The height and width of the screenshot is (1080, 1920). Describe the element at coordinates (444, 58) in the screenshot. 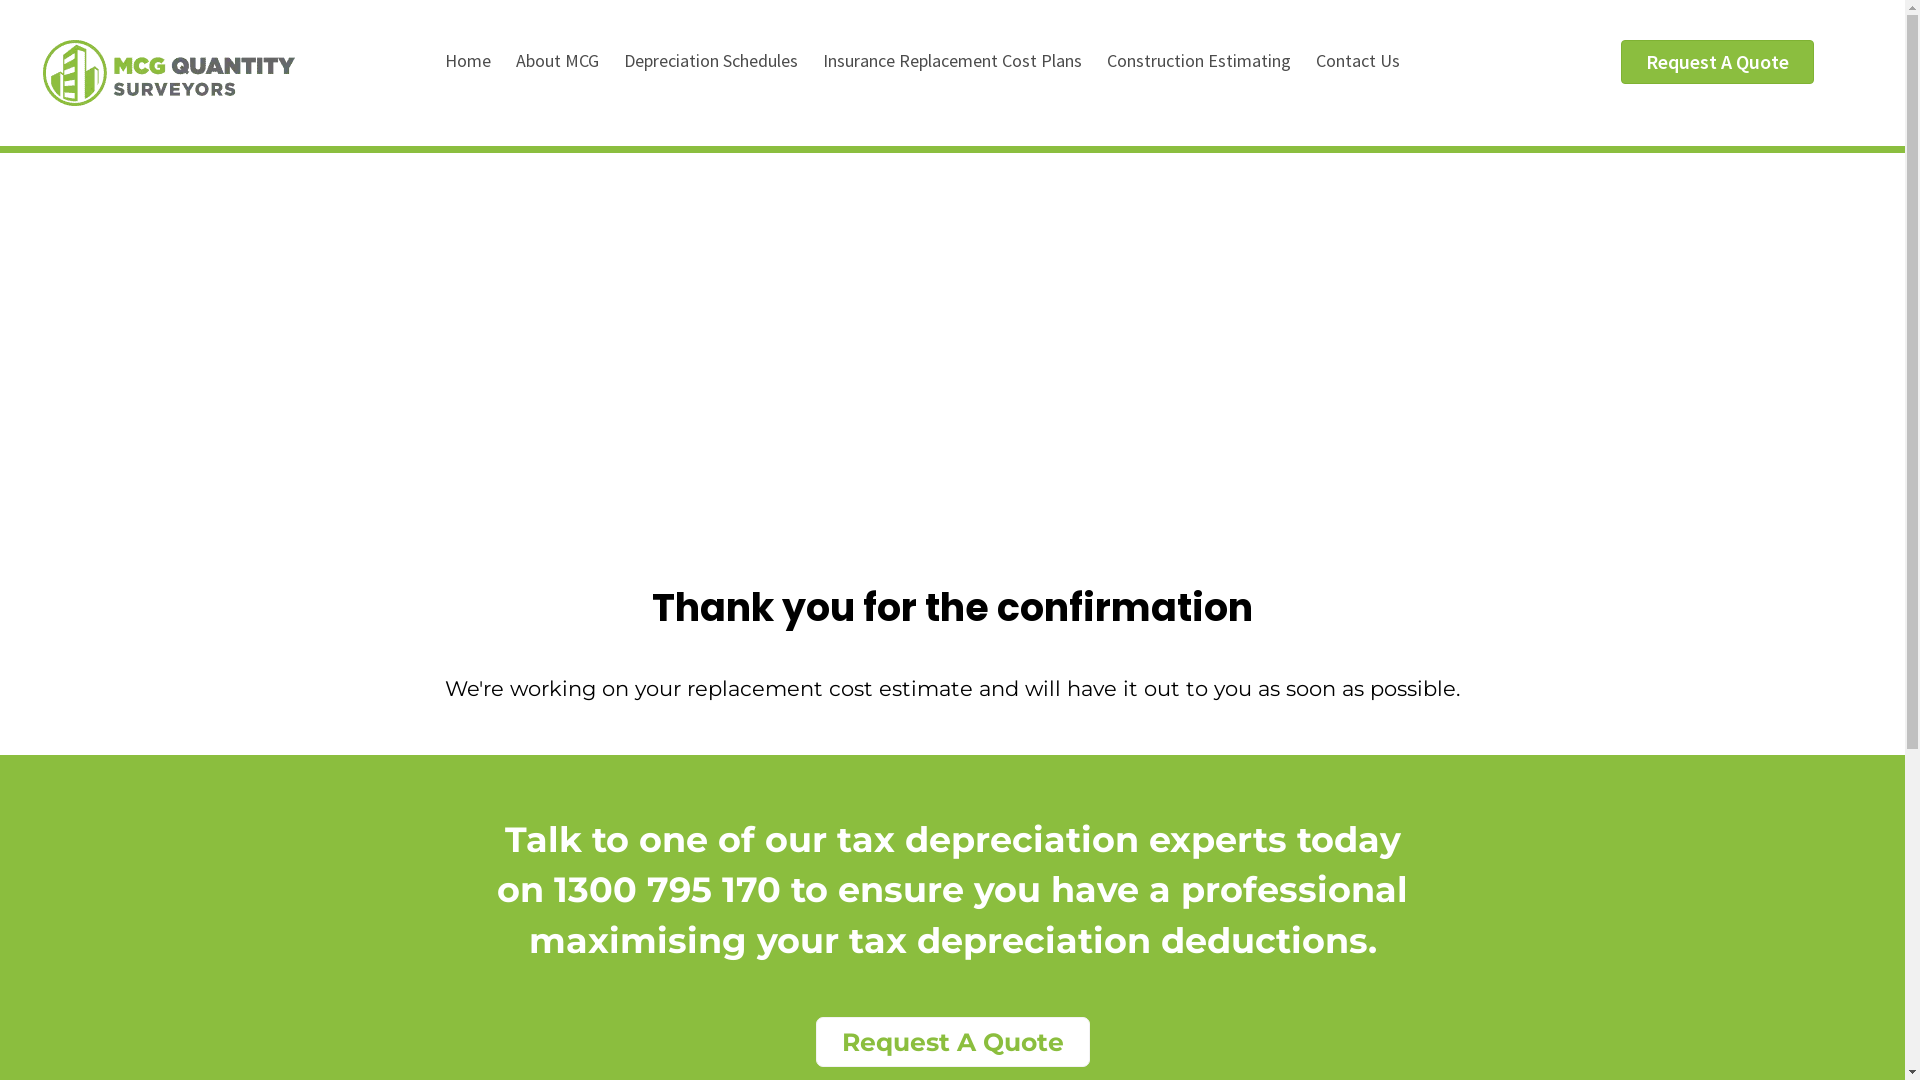

I see `'Home'` at that location.